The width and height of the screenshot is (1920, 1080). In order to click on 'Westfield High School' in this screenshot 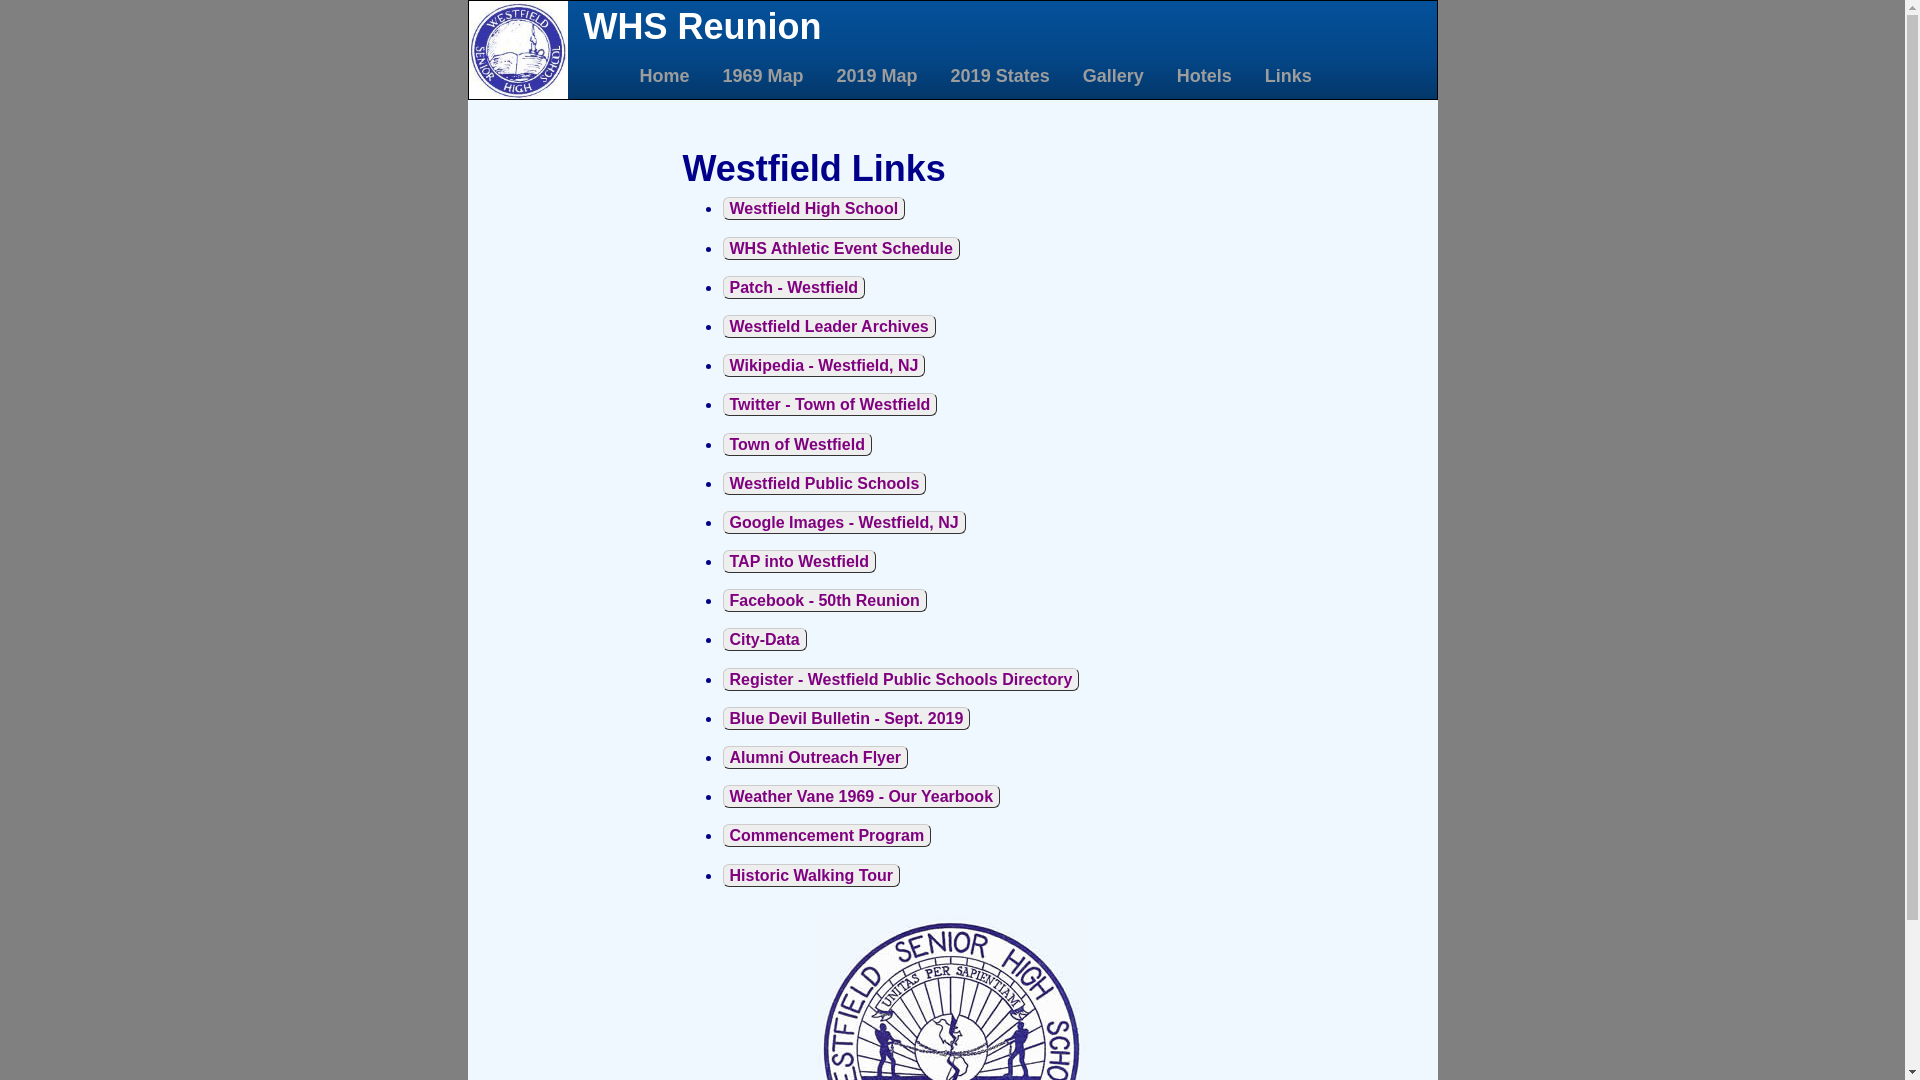, I will do `click(813, 208)`.